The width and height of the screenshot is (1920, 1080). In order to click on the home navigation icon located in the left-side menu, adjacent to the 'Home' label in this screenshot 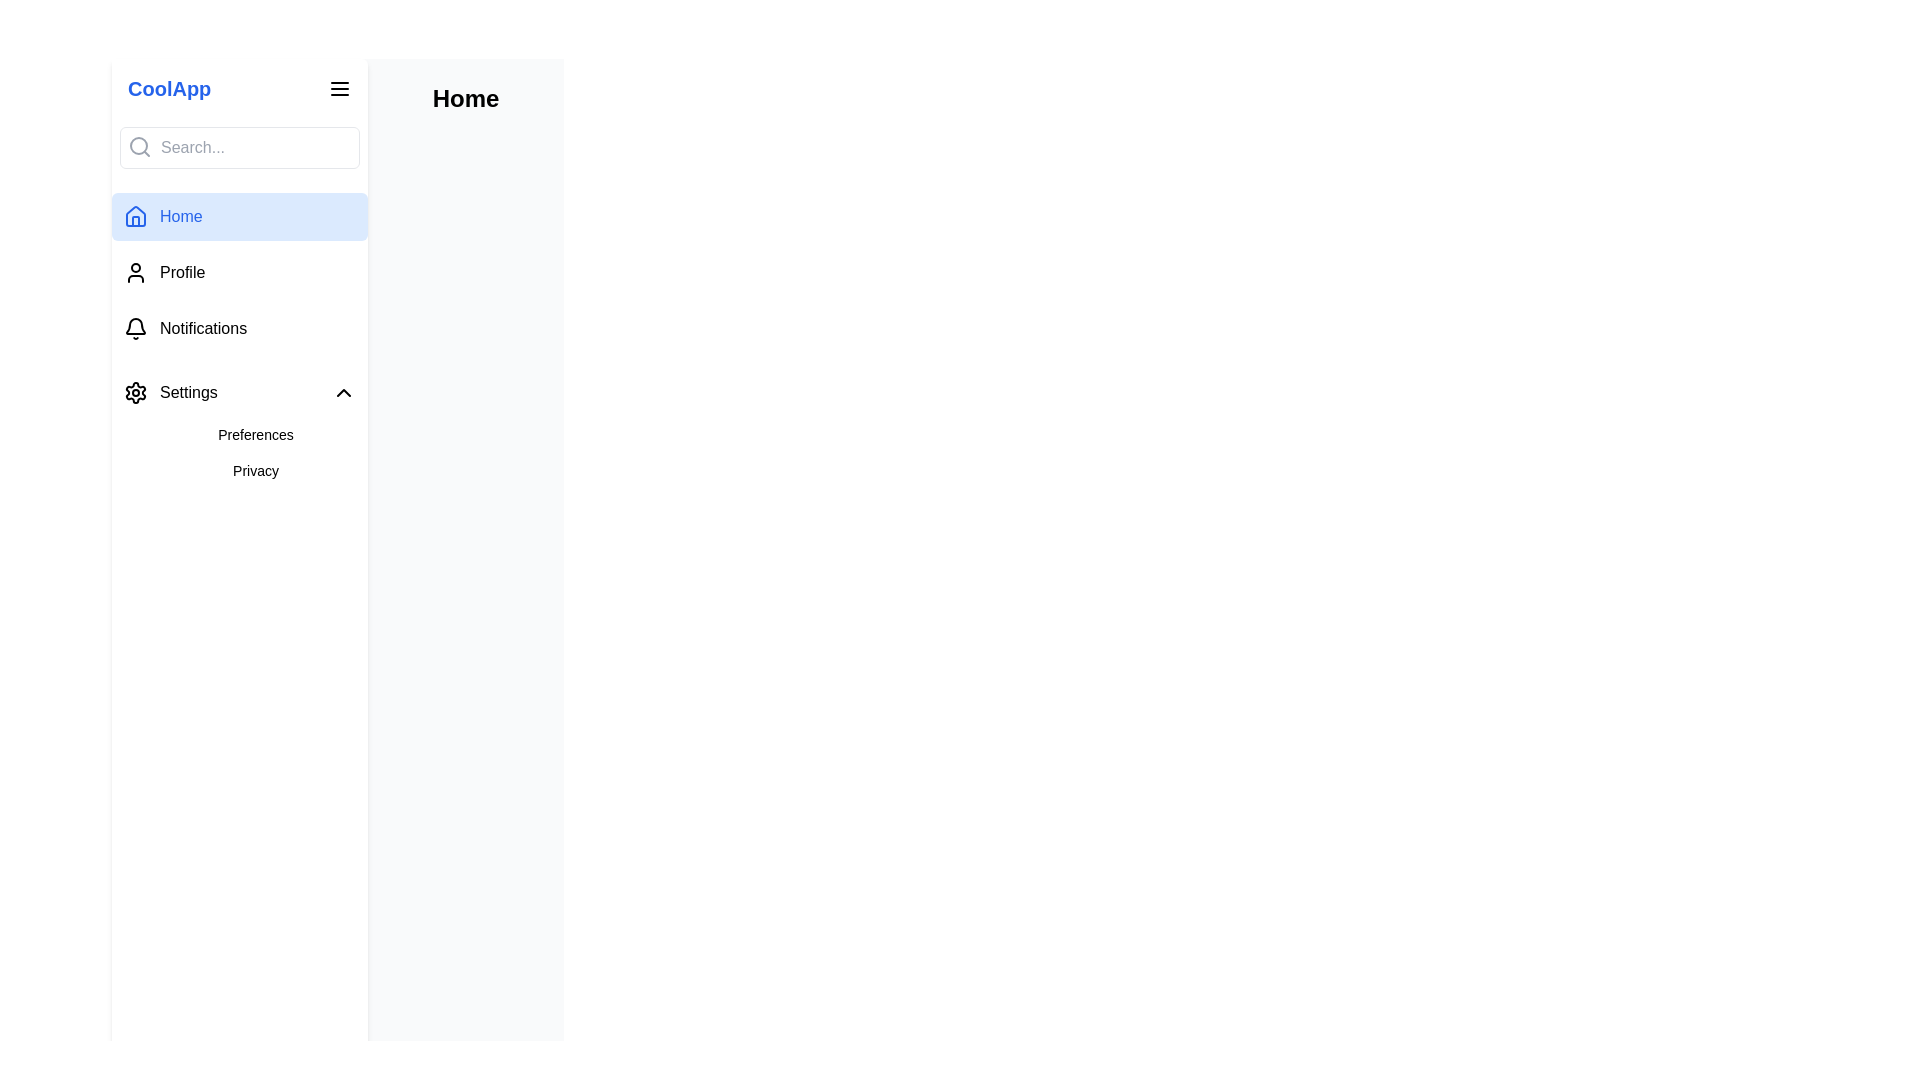, I will do `click(134, 216)`.